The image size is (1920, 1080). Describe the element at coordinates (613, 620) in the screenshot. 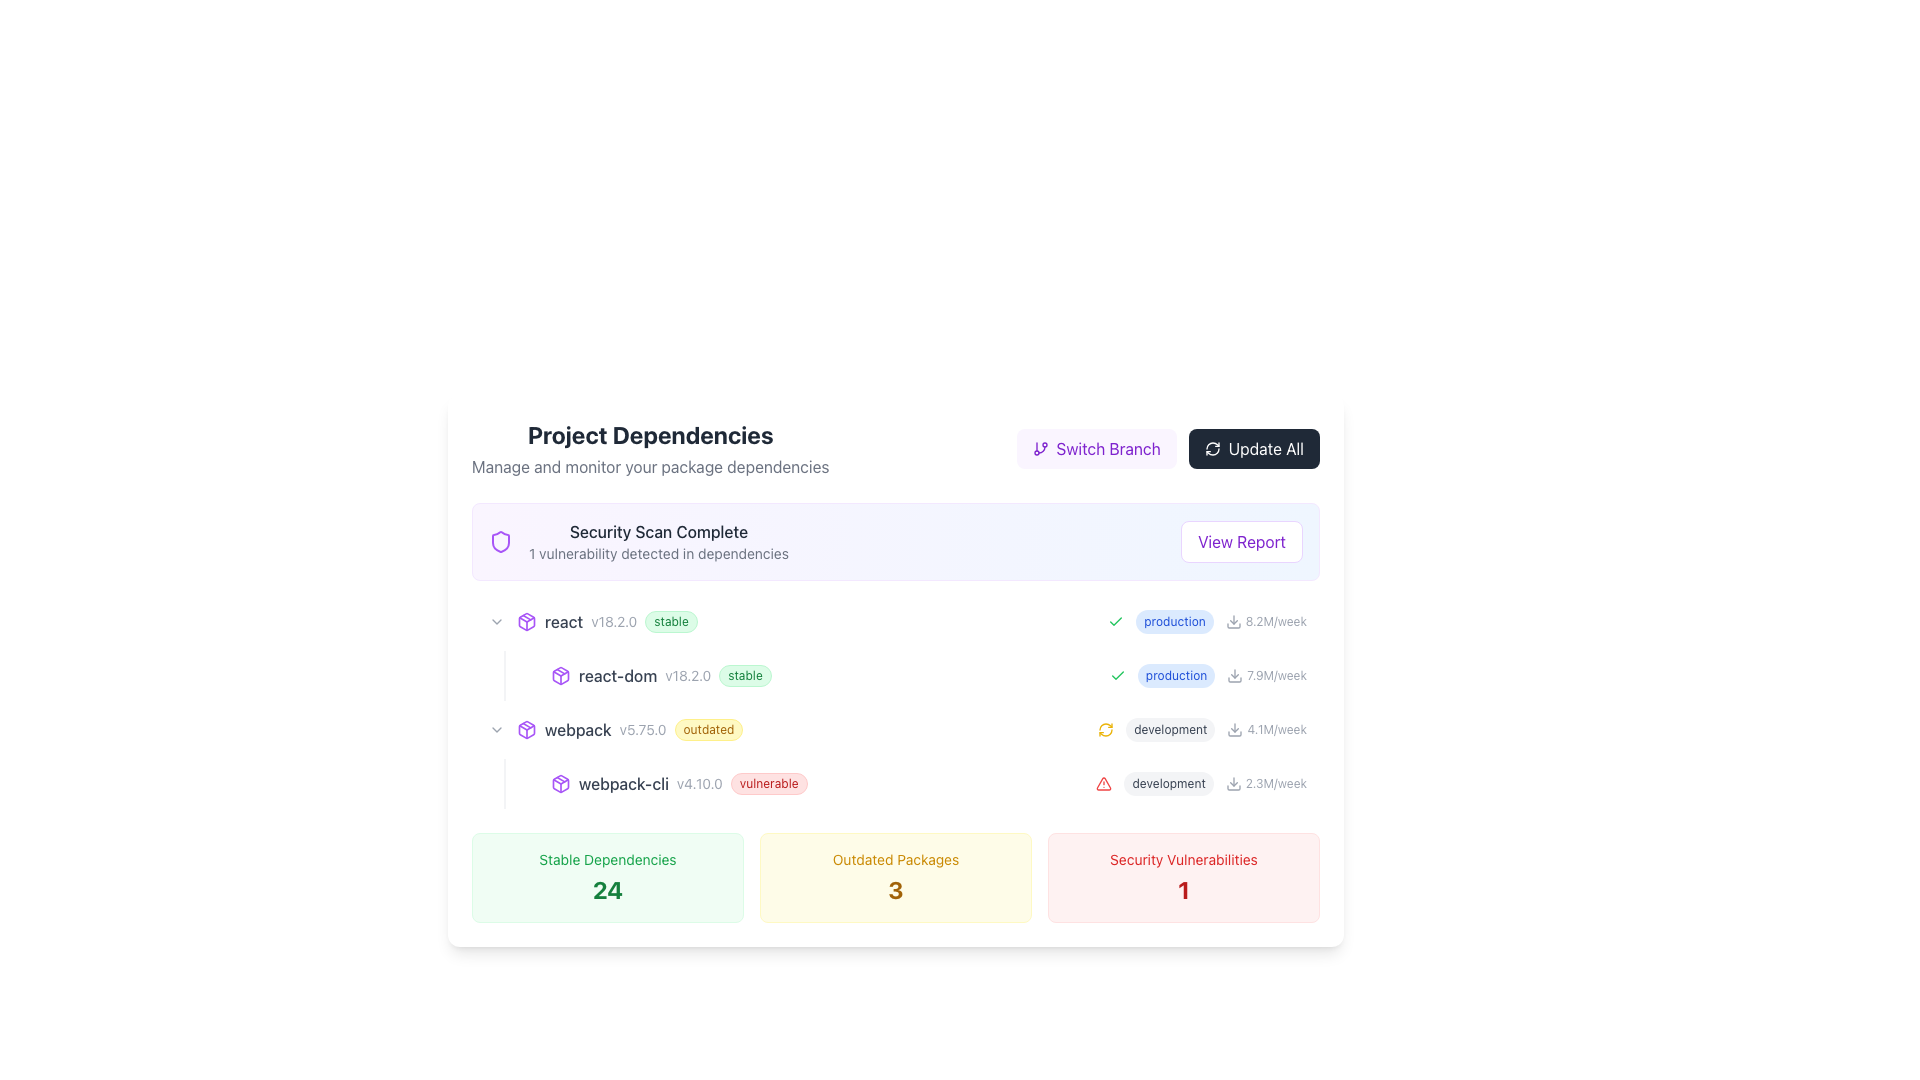

I see `displayed version information from the Text label showing 'v18.2.0' for the 'react' library, located in the 'Project Dependencies' section between the 'react' text and the 'stable' badge` at that location.